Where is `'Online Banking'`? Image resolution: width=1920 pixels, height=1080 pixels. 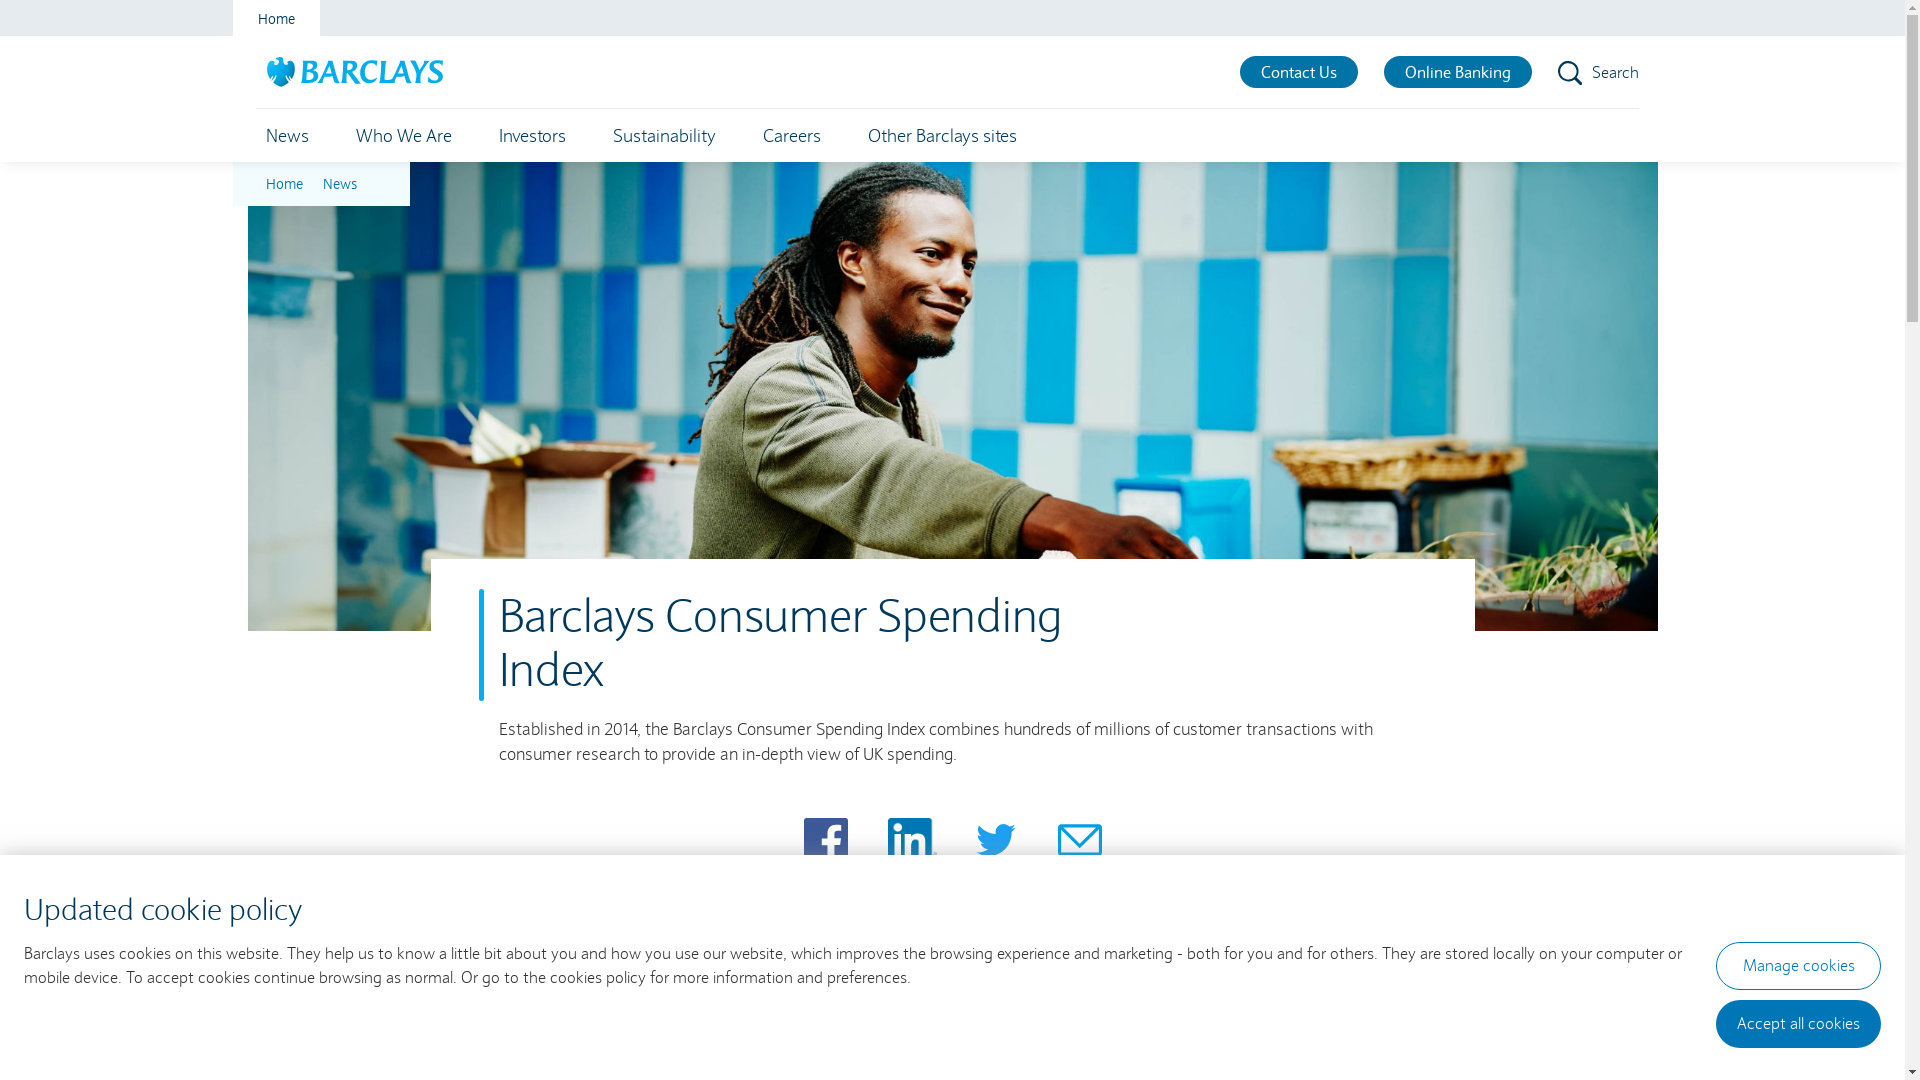
'Online Banking' is located at coordinates (1458, 71).